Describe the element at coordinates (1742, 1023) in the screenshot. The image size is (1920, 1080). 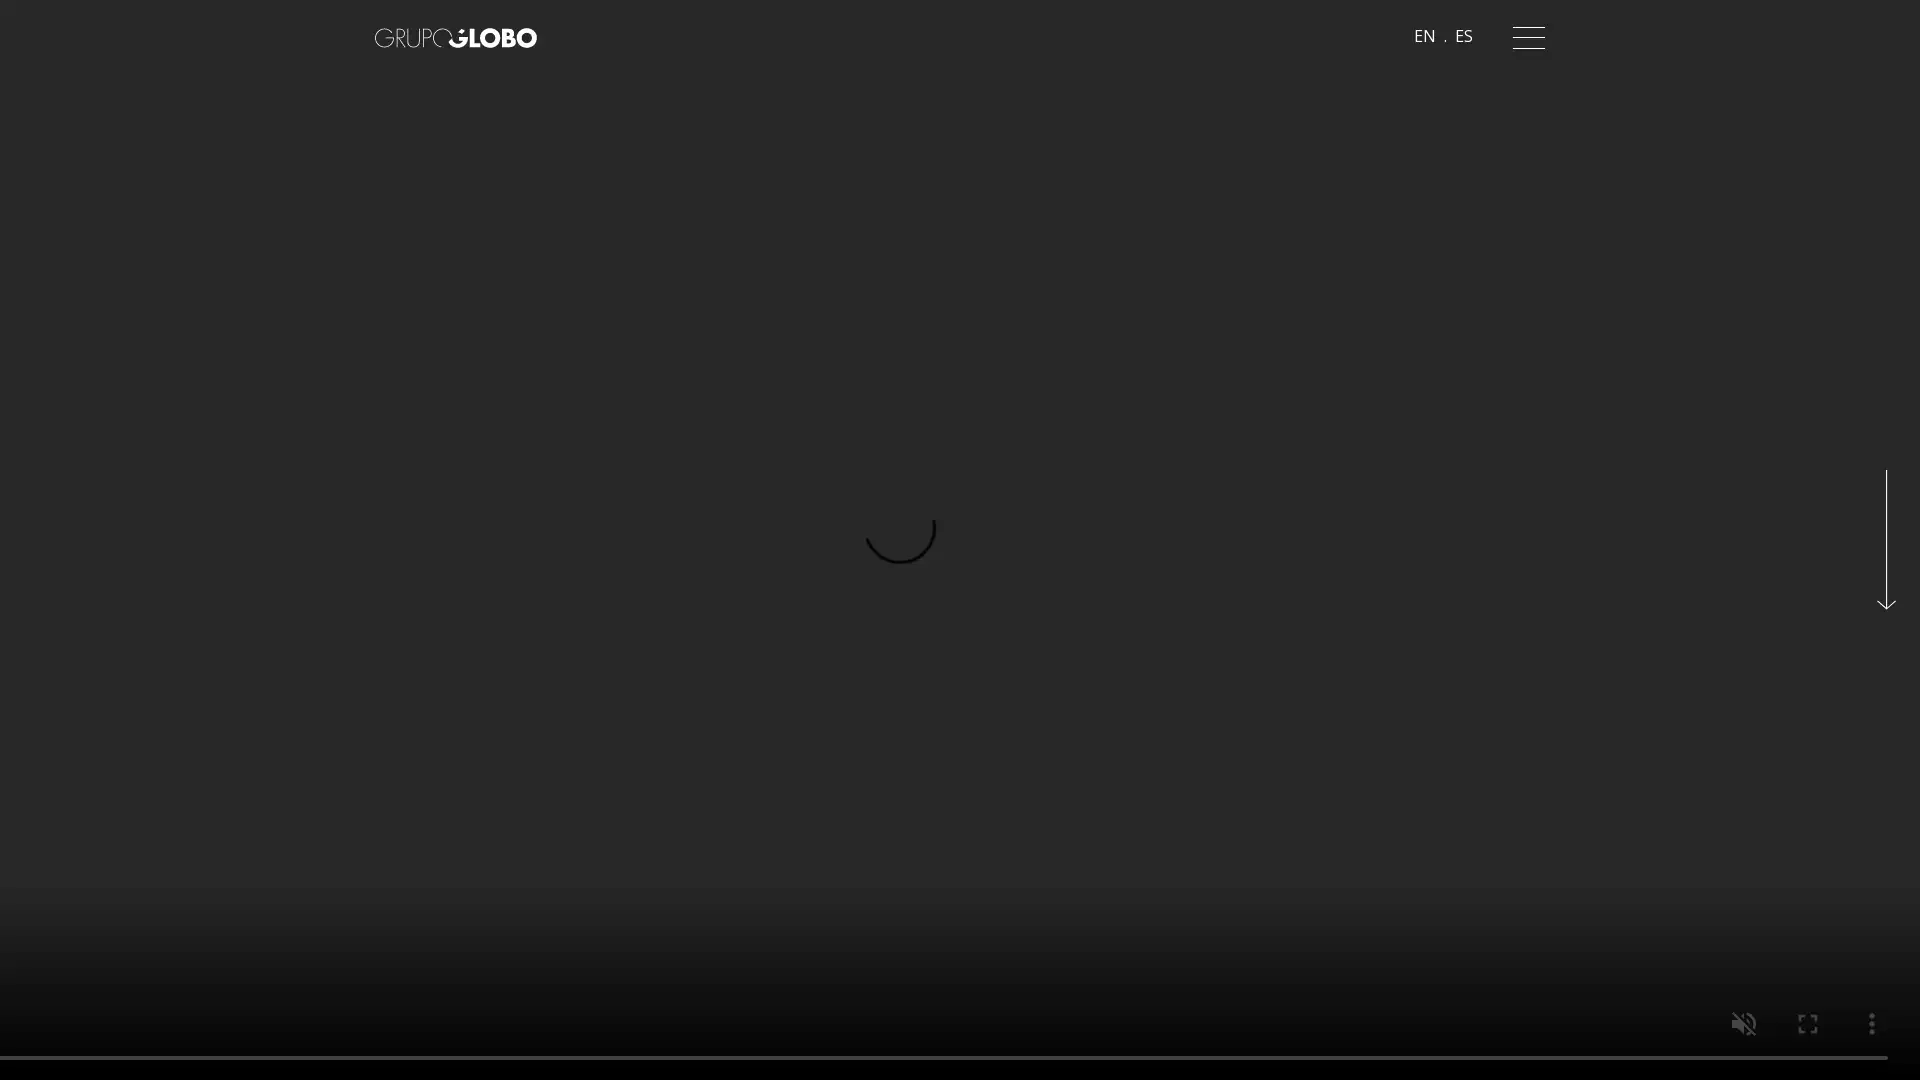
I see `unmute` at that location.